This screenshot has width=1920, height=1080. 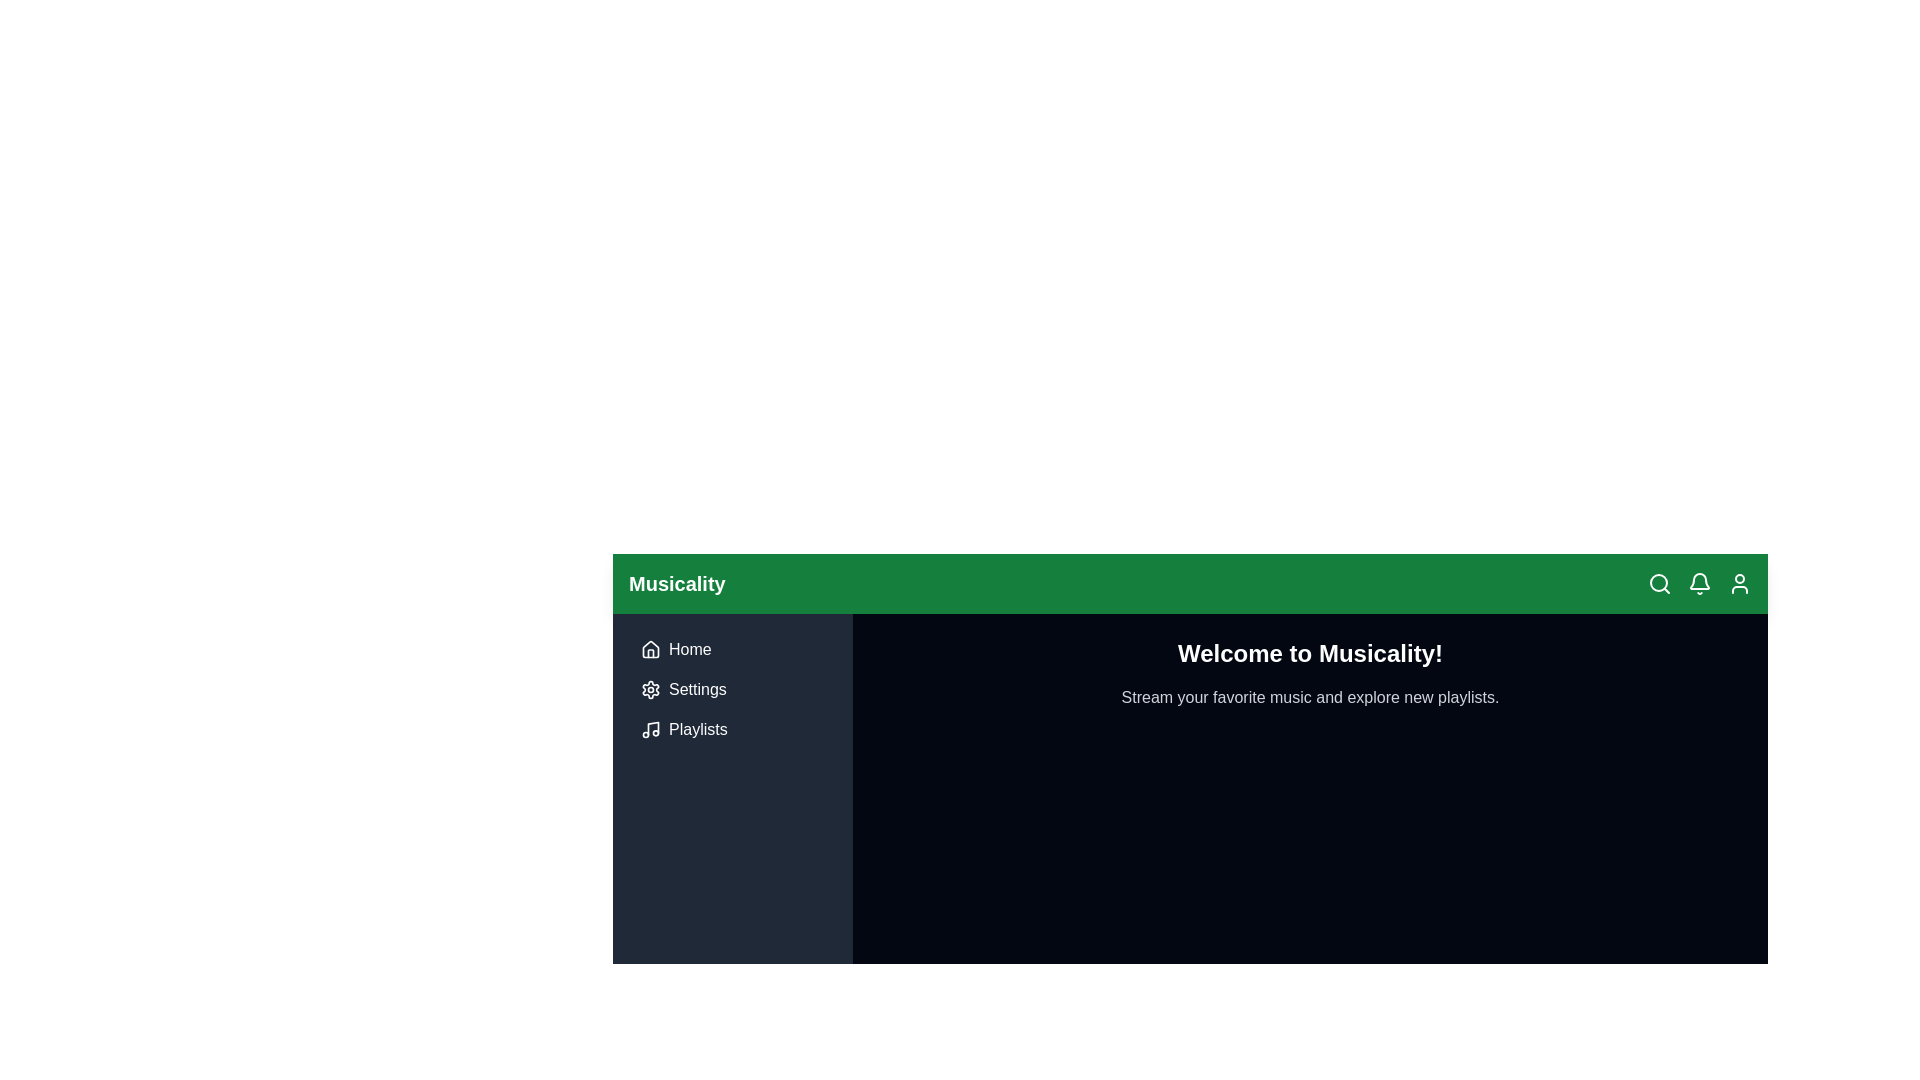 I want to click on the bell-shaped notification icon located in the top right corner of the app's navigation bar, so click(x=1698, y=581).